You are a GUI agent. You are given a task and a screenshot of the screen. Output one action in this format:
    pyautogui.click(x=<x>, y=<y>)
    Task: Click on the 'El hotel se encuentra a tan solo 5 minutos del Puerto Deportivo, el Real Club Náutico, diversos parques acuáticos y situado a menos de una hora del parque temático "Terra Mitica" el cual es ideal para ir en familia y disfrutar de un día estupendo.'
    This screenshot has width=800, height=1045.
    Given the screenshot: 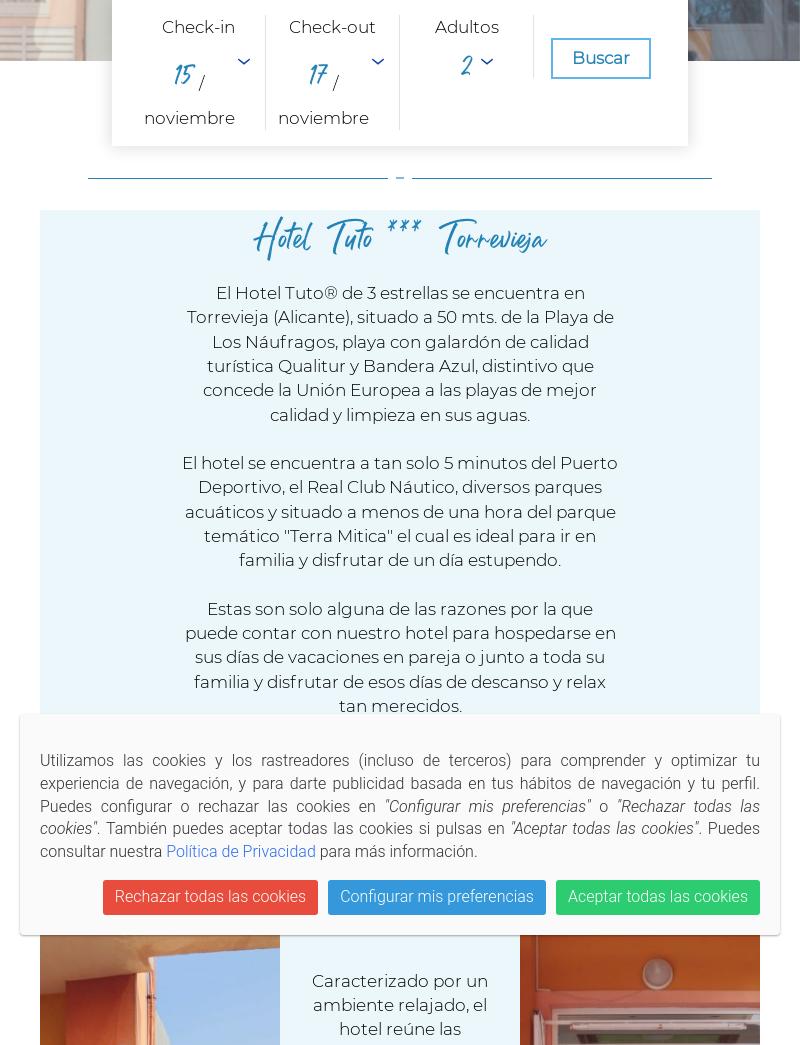 What is the action you would take?
    pyautogui.click(x=400, y=510)
    